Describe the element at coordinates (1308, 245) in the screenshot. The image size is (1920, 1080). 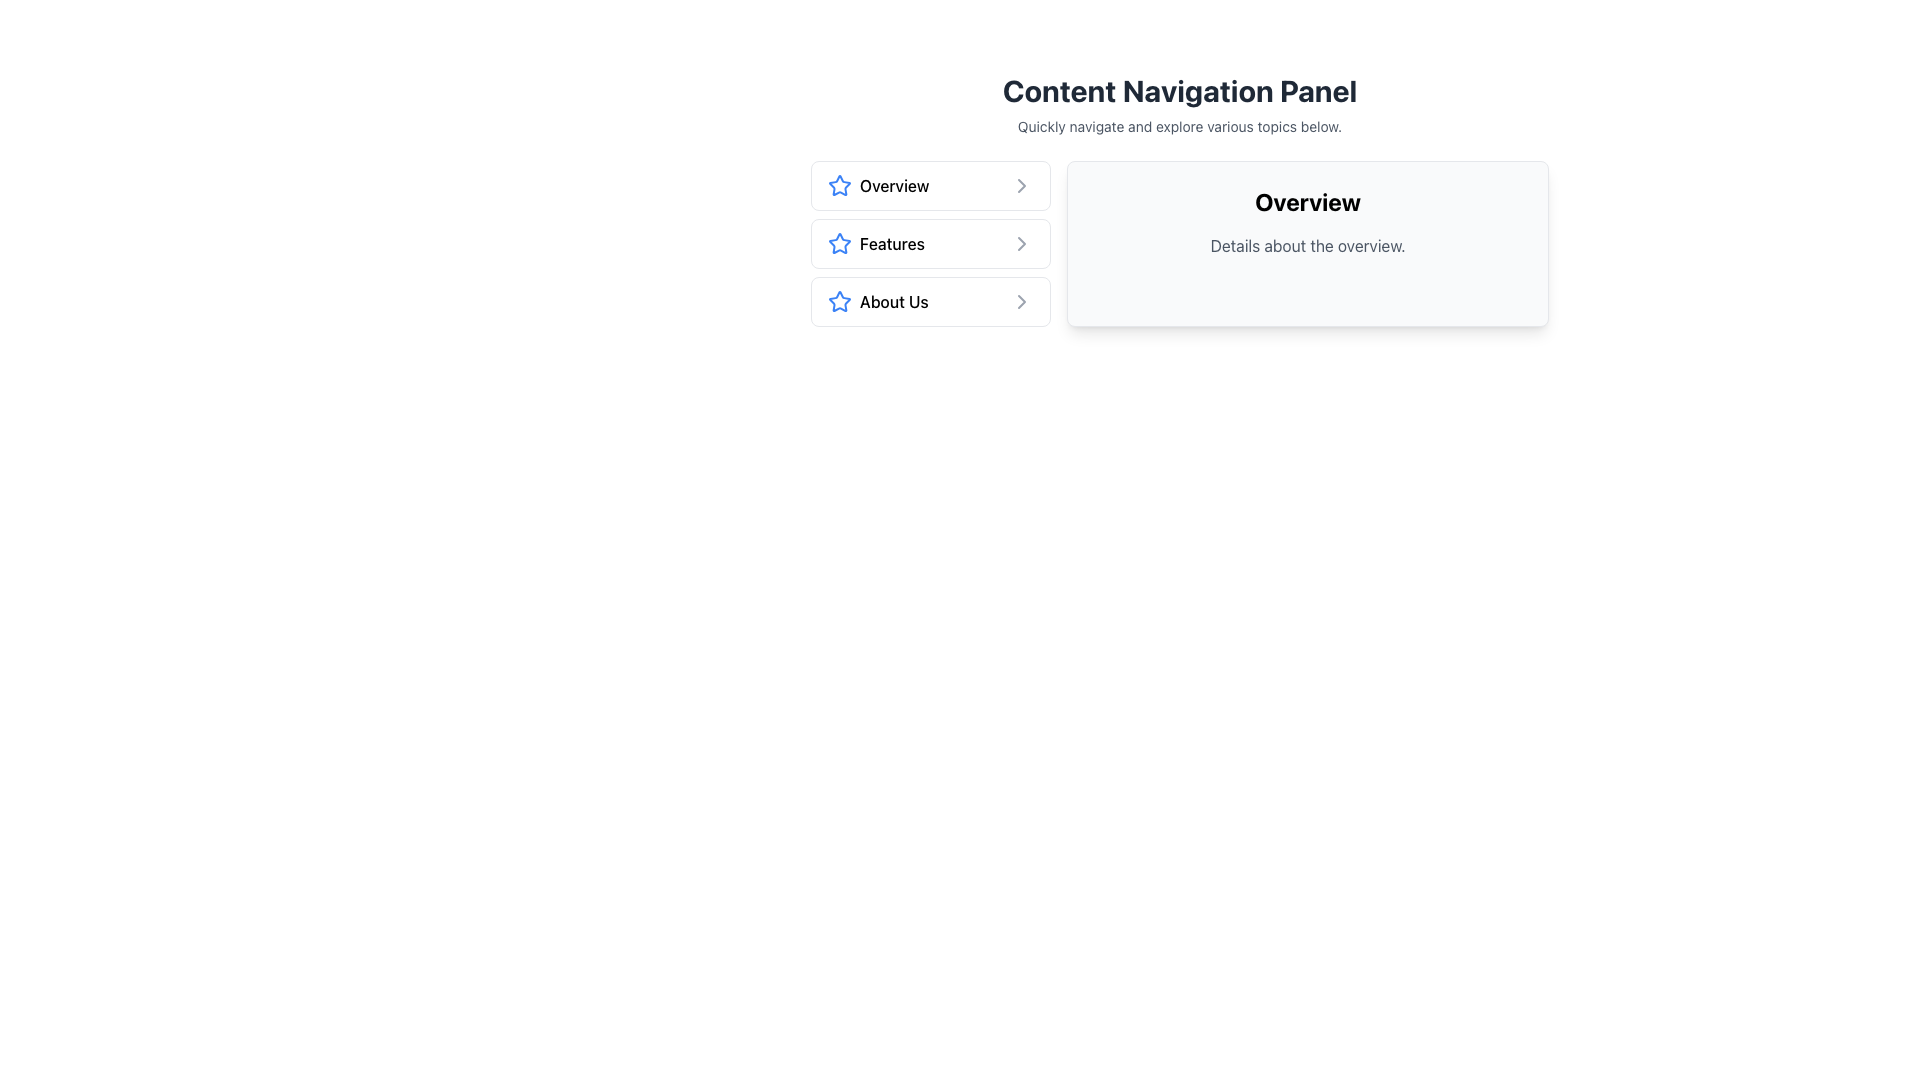
I see `the static text label located below the 'Overview' heading in the right panel, which provides auxiliary information about the topic` at that location.